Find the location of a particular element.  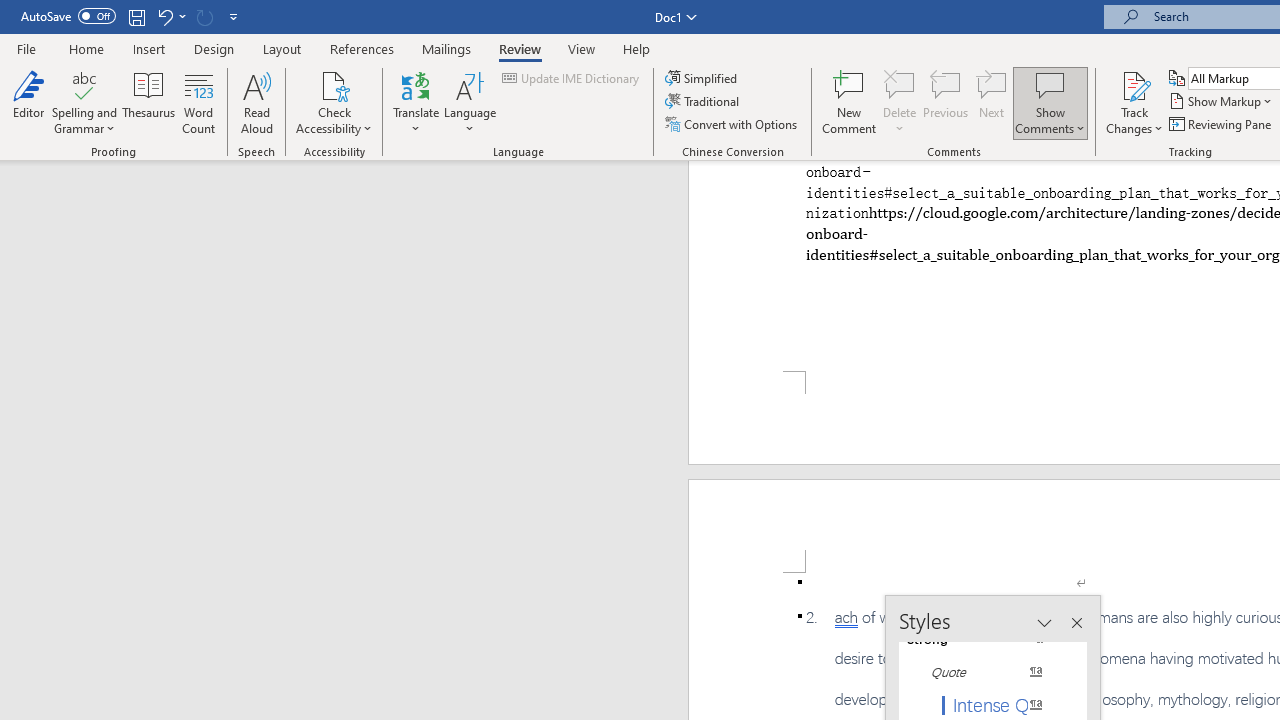

'Simplified' is located at coordinates (702, 77).